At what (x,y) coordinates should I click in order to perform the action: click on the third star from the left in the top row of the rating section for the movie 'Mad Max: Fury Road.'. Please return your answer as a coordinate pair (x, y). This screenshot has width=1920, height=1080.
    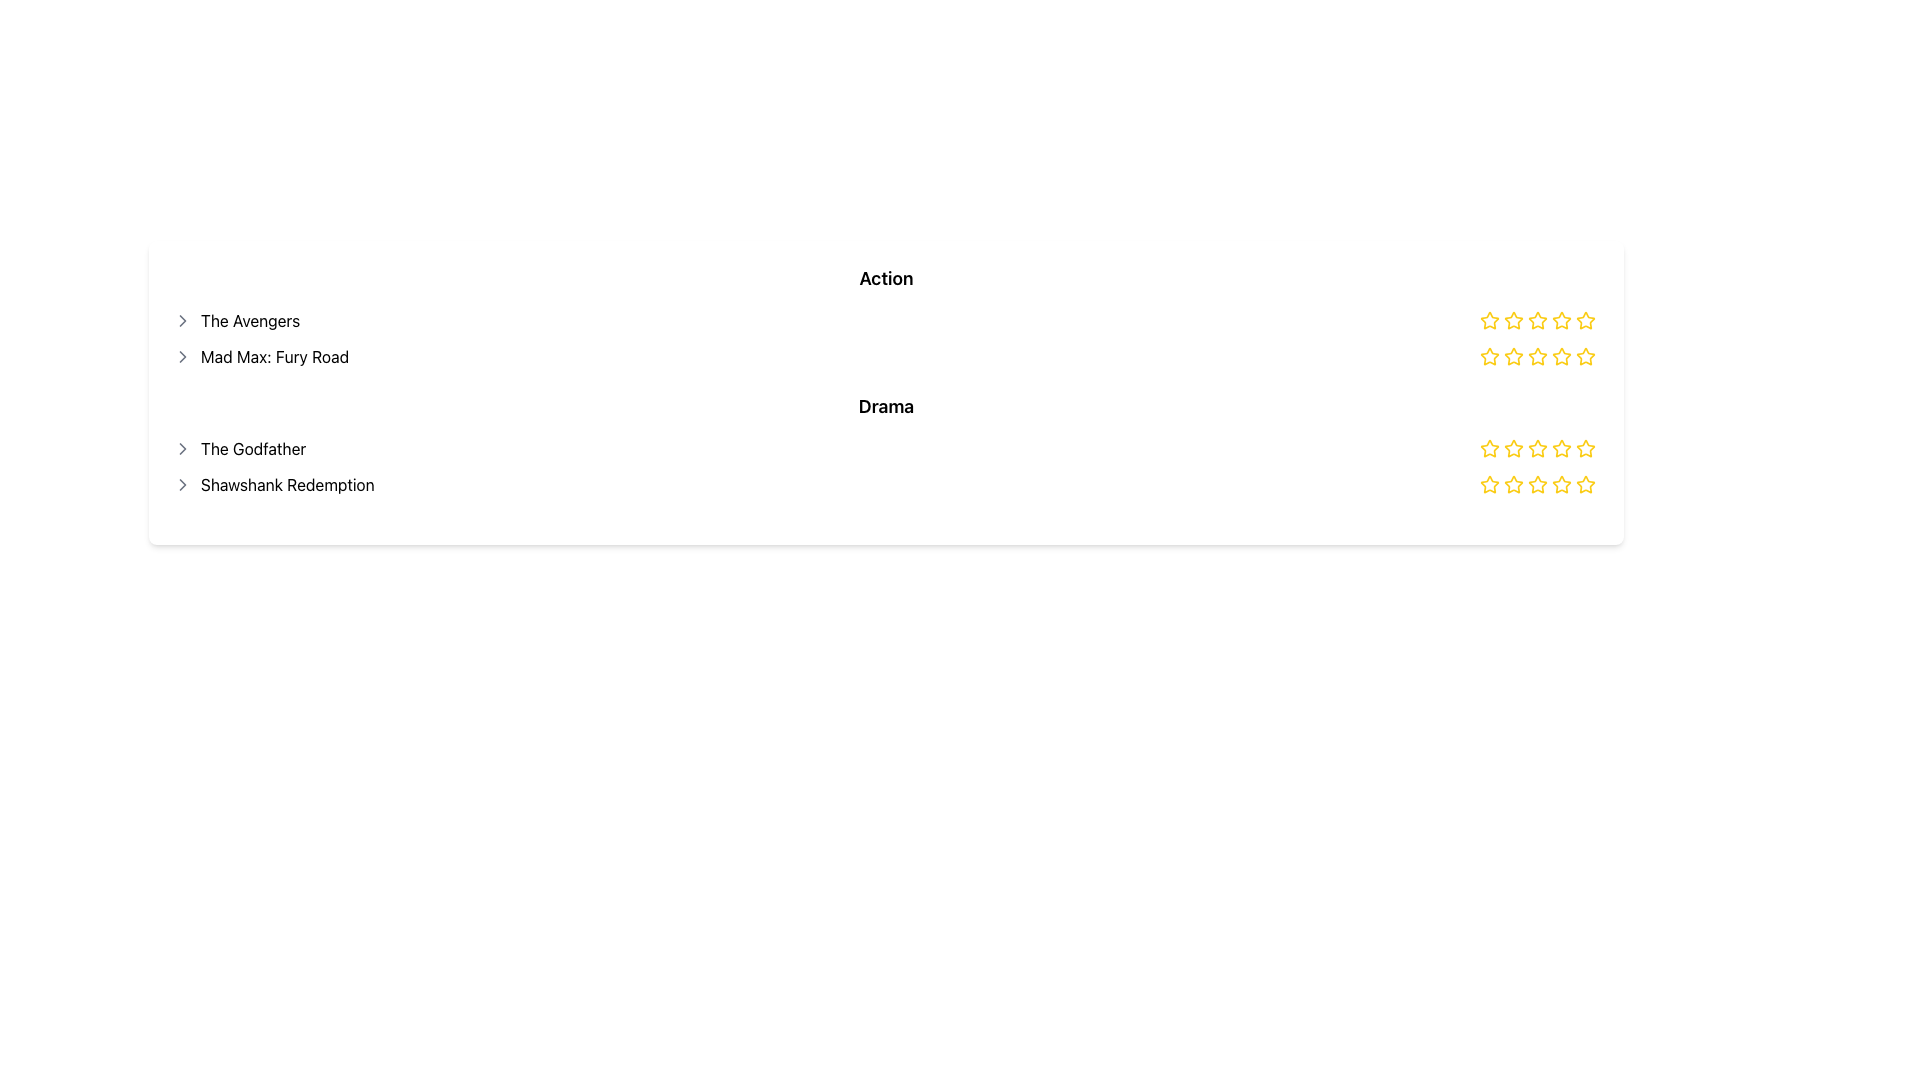
    Looking at the image, I should click on (1536, 355).